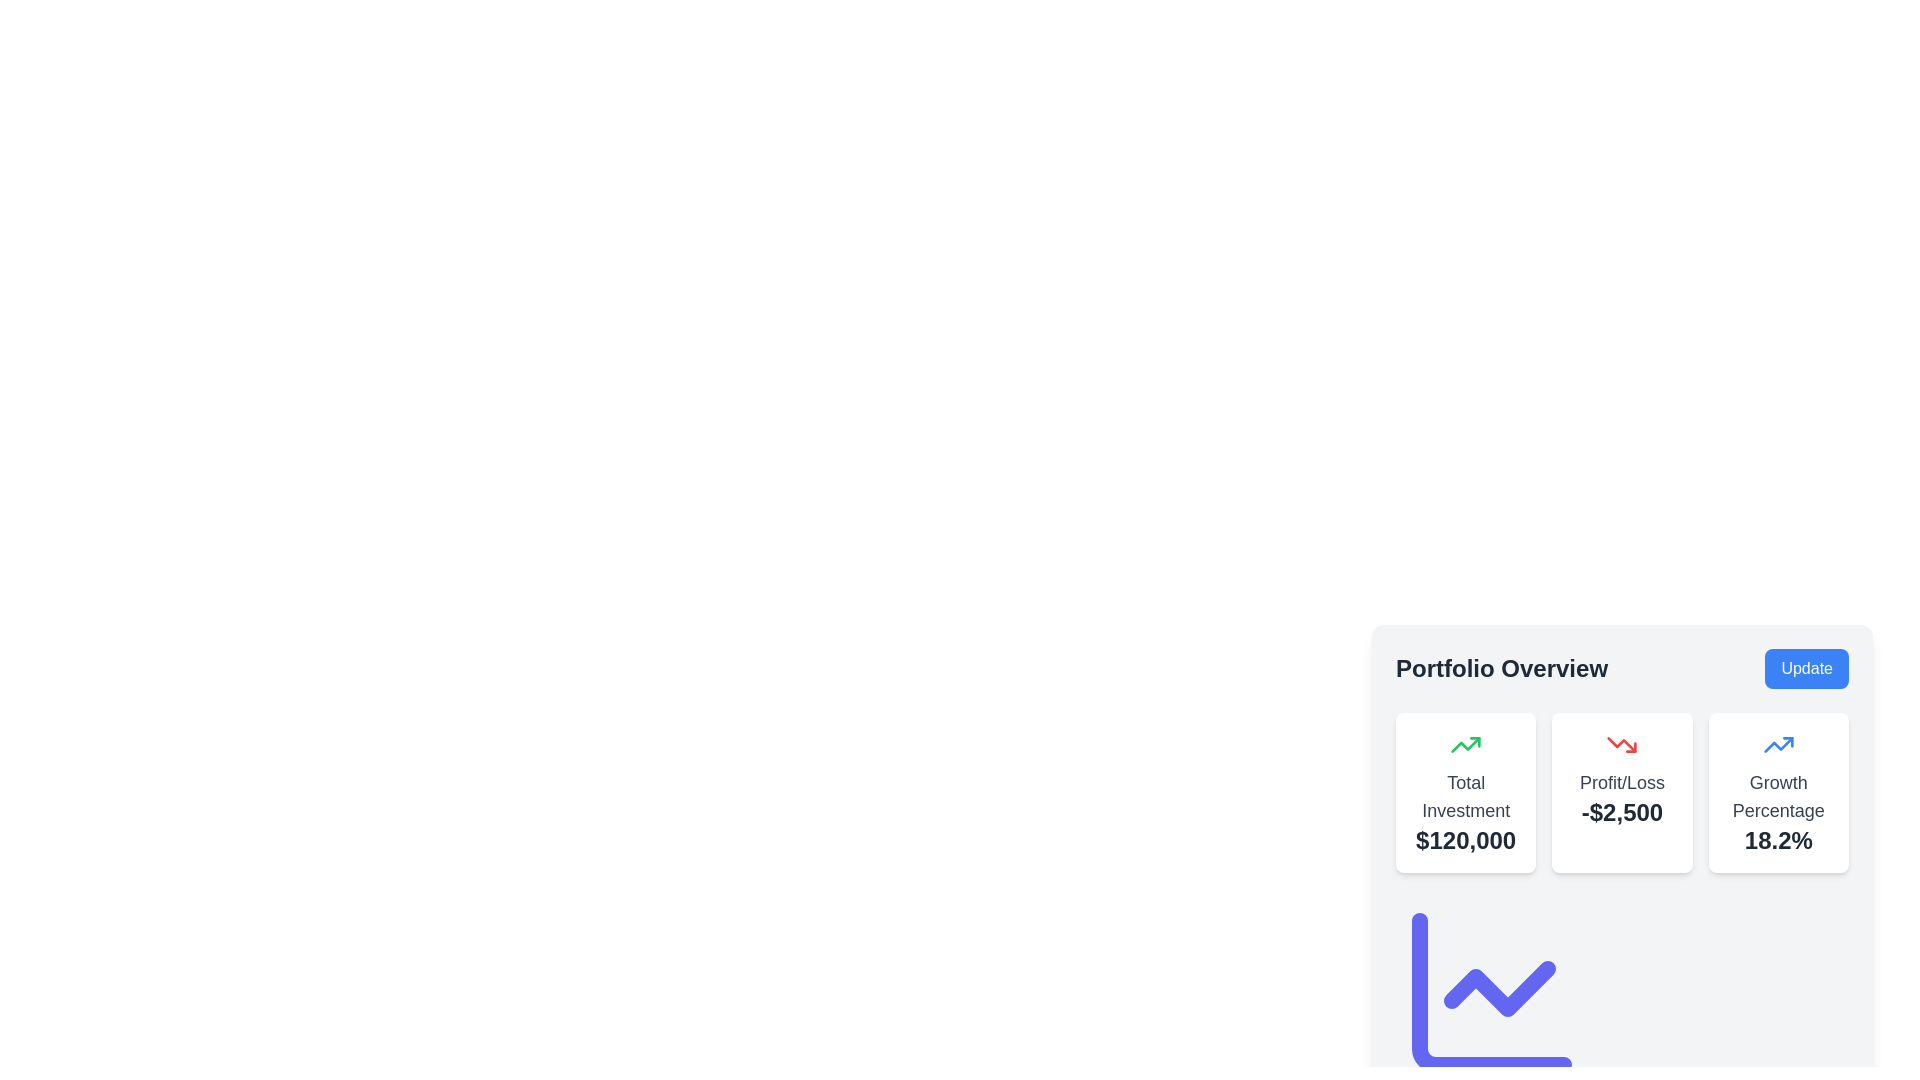 The height and width of the screenshot is (1080, 1920). Describe the element at coordinates (1466, 744) in the screenshot. I see `the growth icon located in the upper-left corner of the financial card above 'Total Investment' and '$120,000'` at that location.